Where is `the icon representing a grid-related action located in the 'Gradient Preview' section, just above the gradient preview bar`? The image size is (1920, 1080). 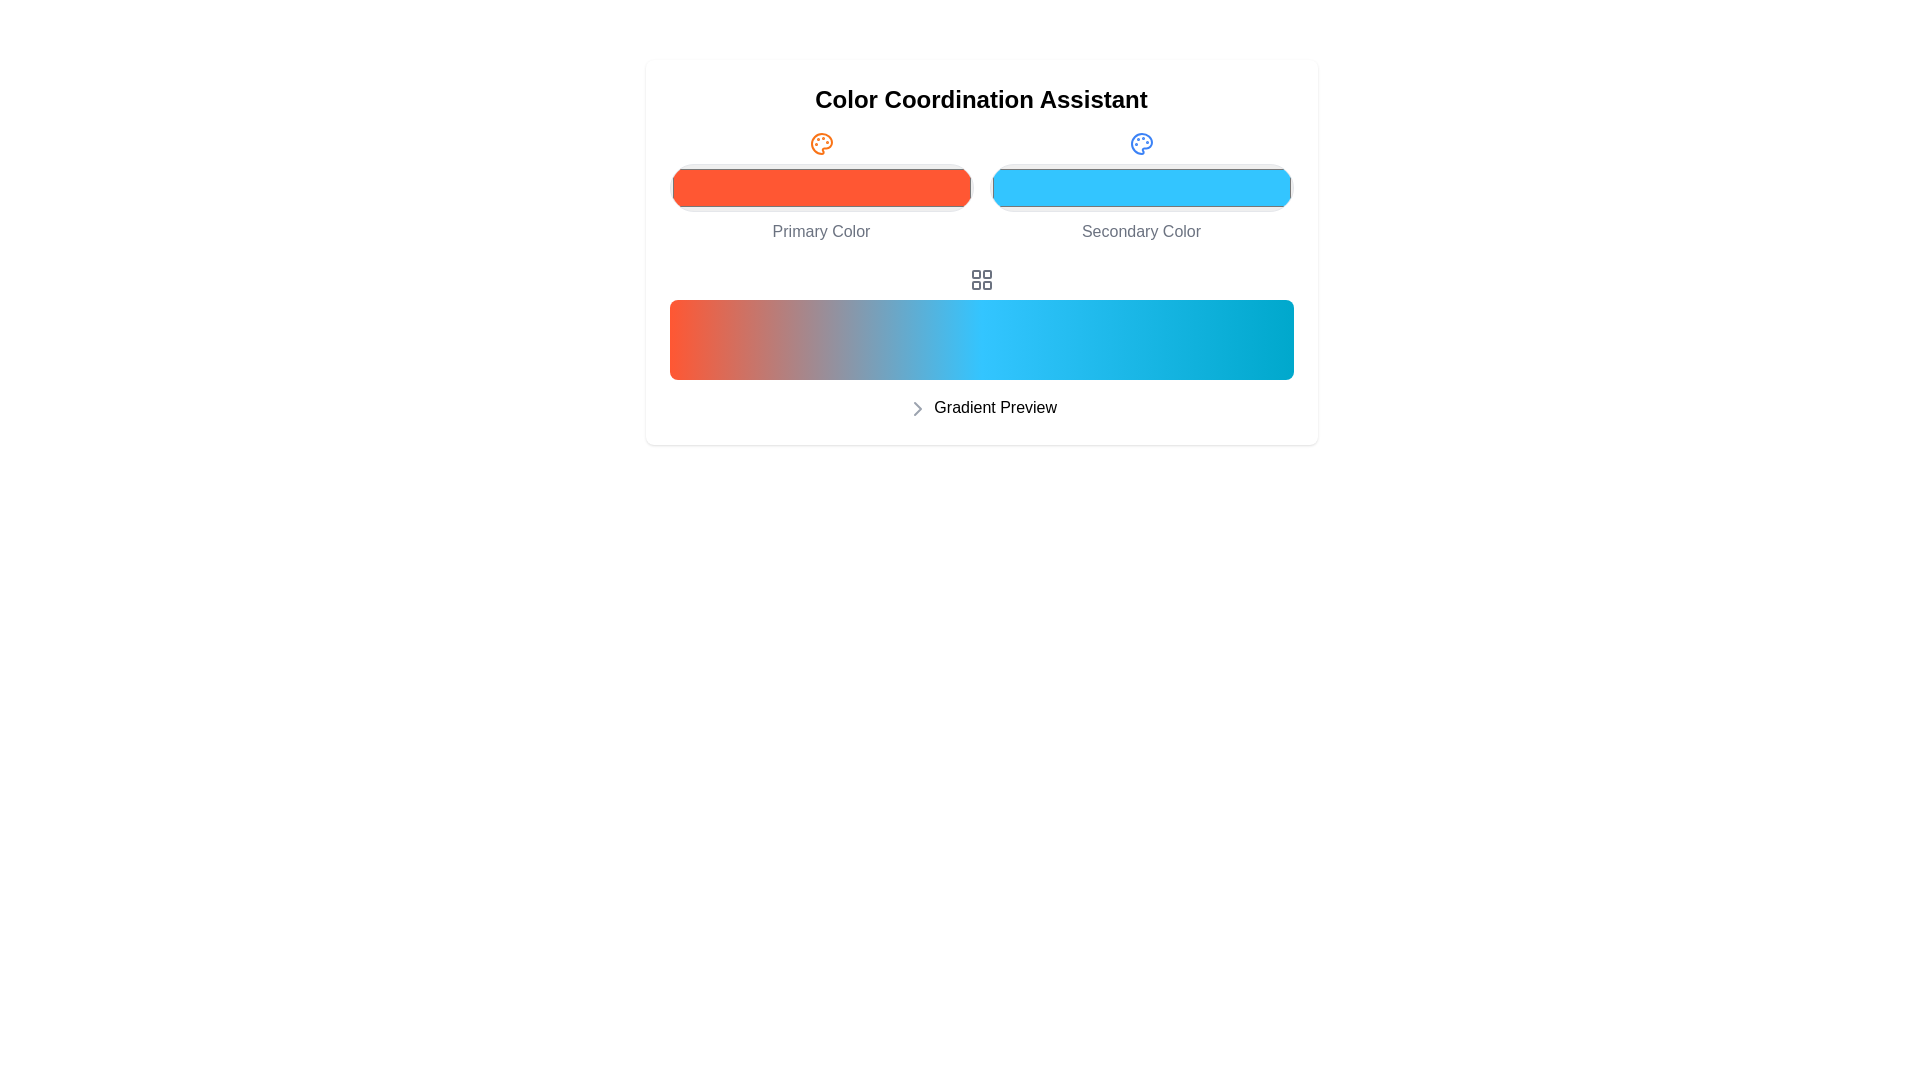
the icon representing a grid-related action located in the 'Gradient Preview' section, just above the gradient preview bar is located at coordinates (981, 280).